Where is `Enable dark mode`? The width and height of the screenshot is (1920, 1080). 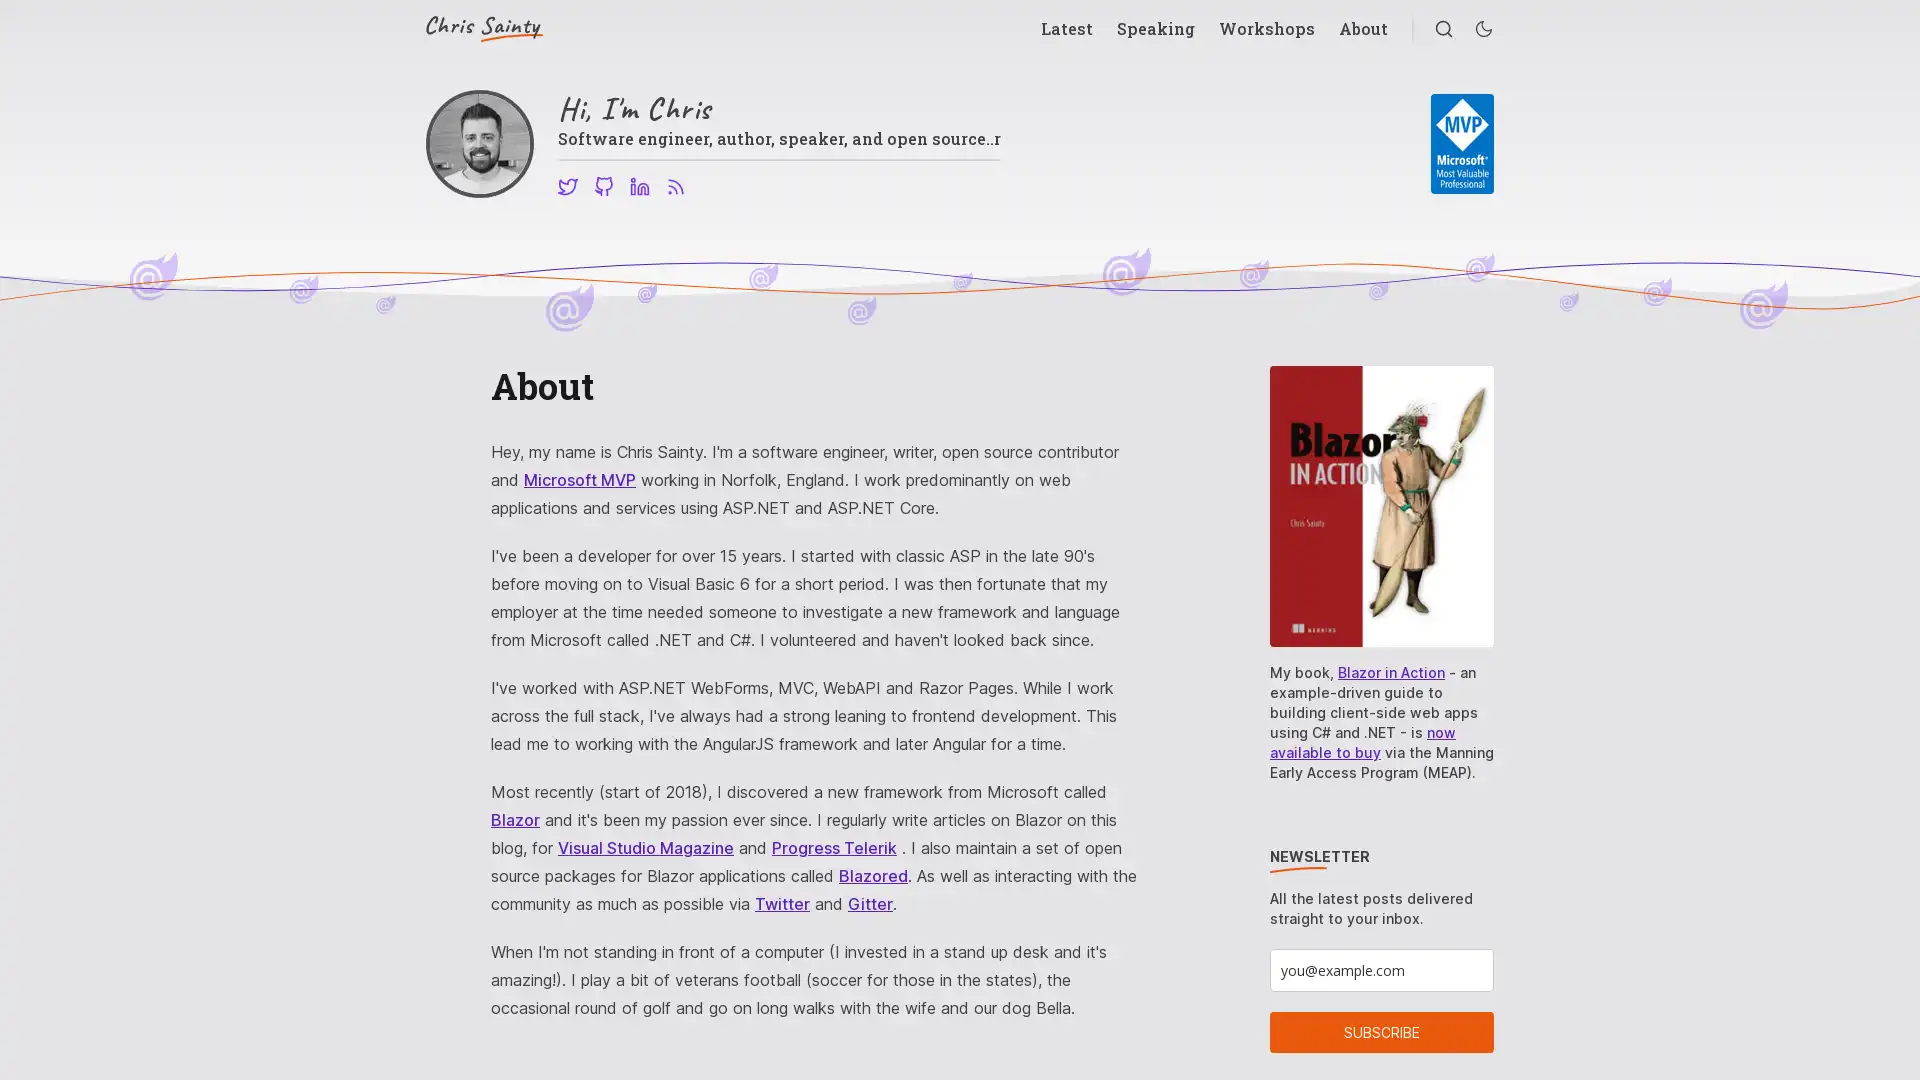
Enable dark mode is located at coordinates (1483, 29).